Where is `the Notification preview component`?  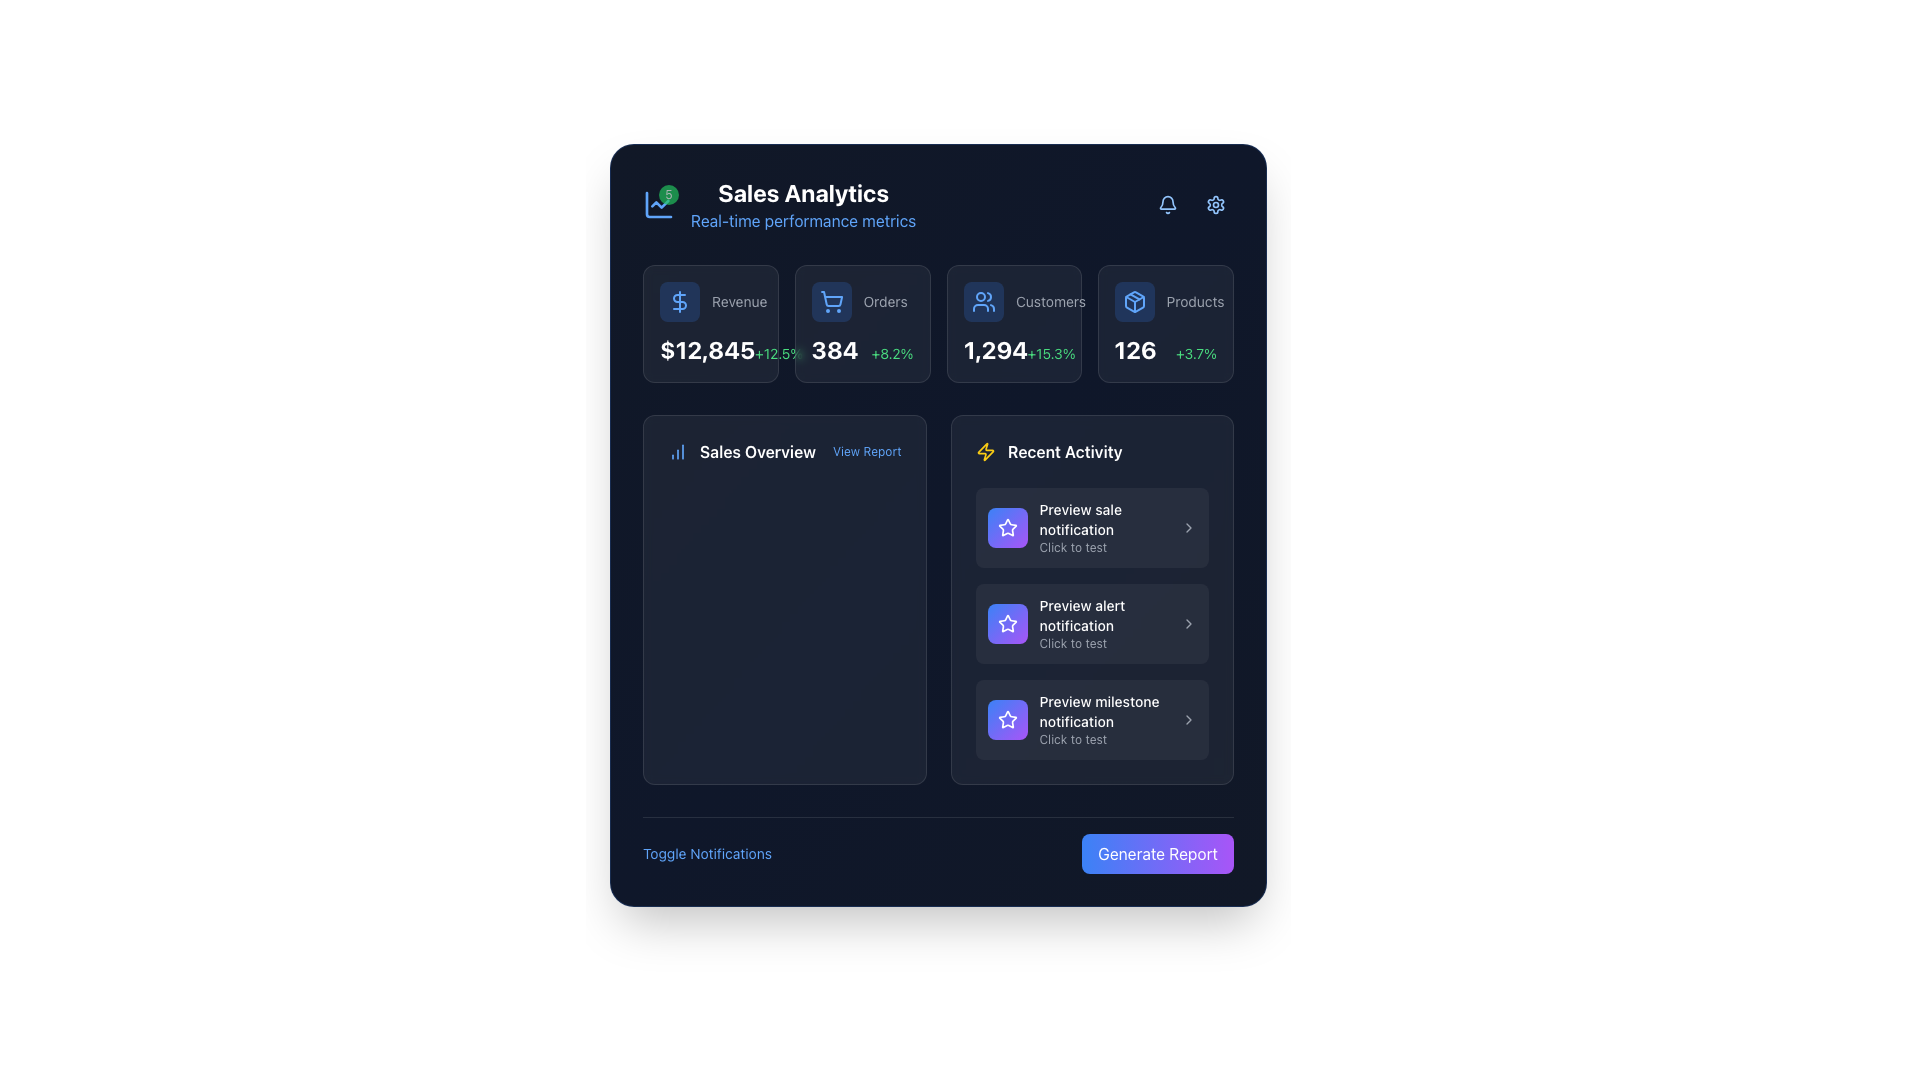
the Notification preview component is located at coordinates (1091, 599).